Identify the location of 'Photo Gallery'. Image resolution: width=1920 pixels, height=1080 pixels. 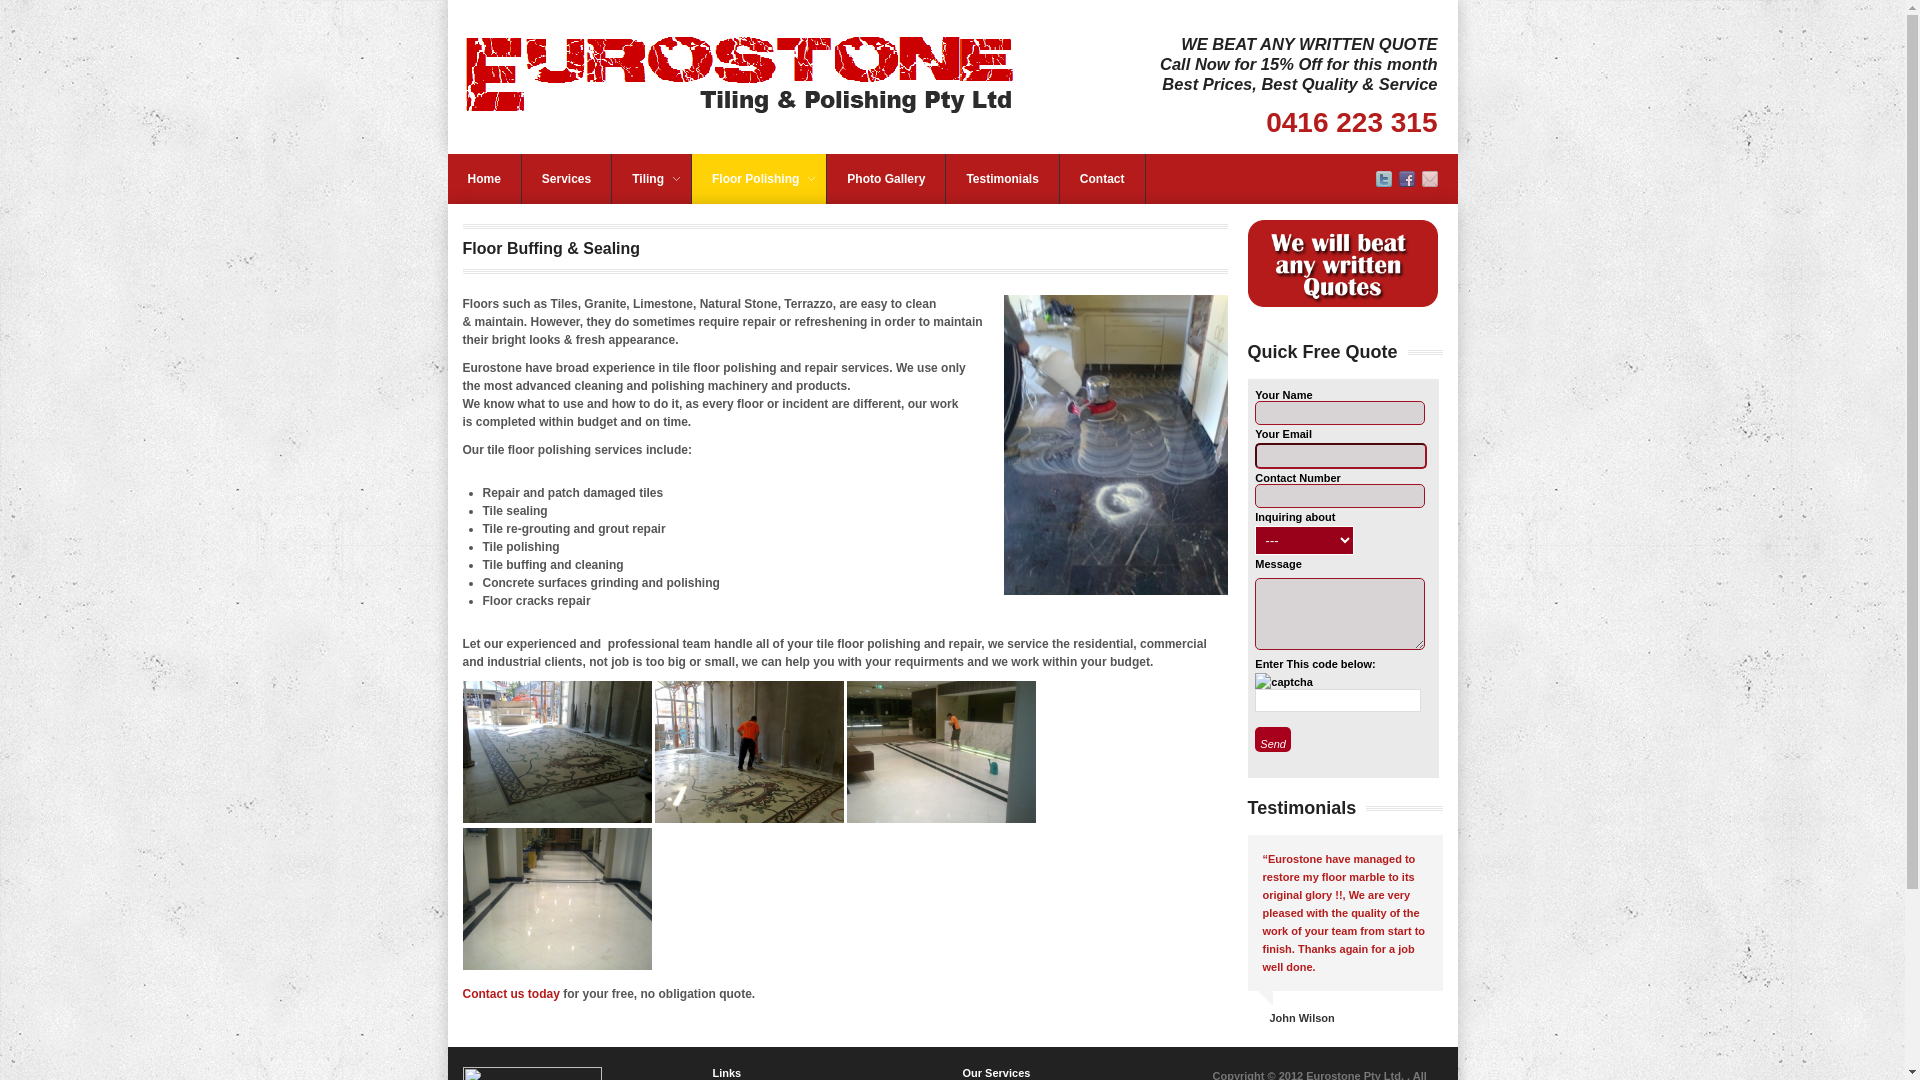
(885, 177).